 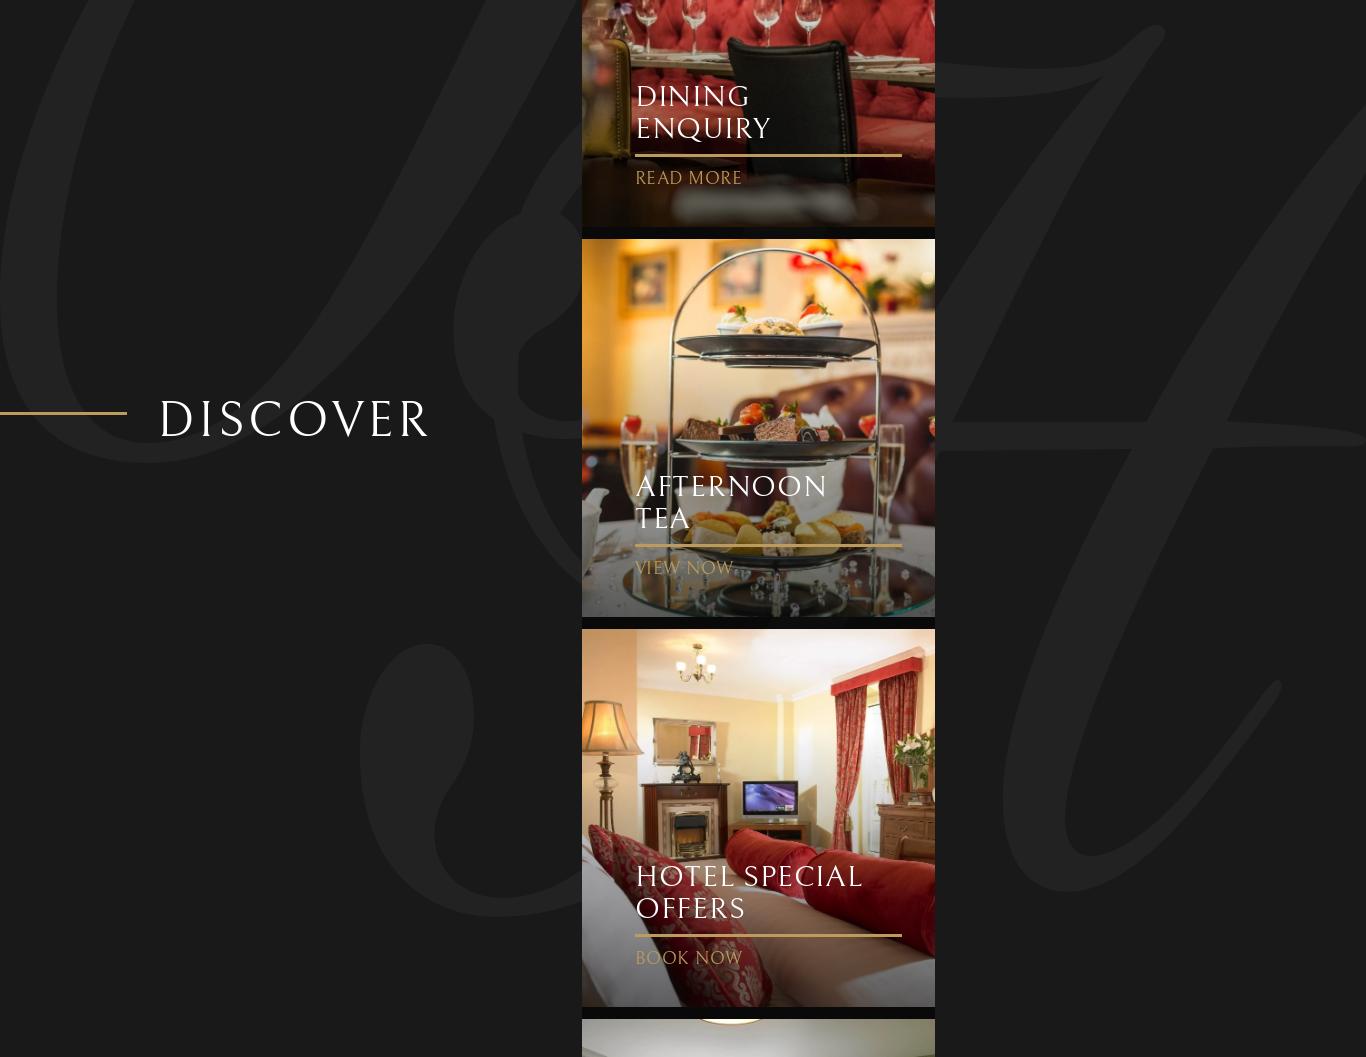 What do you see at coordinates (277, 49) in the screenshot?
I see `'The Palace Venue'` at bounding box center [277, 49].